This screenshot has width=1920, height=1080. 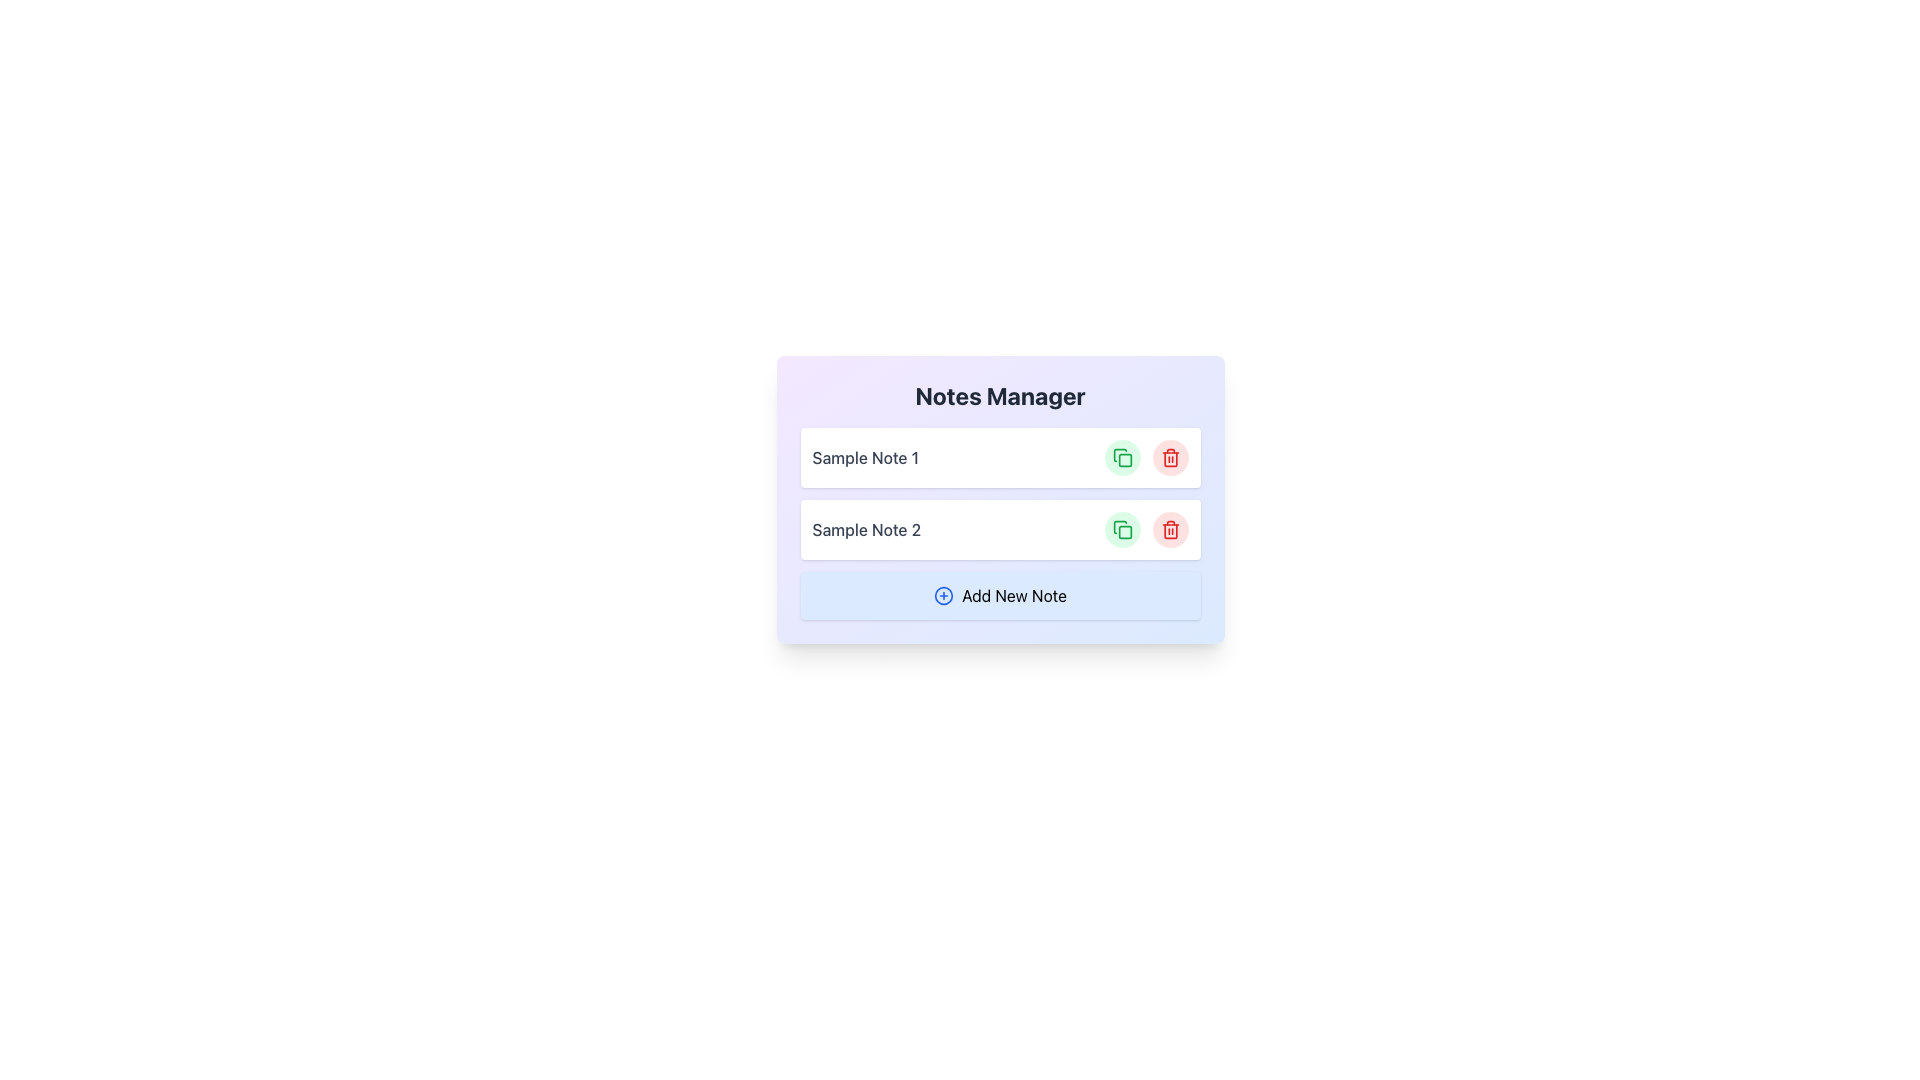 I want to click on the green curved line of the SVG icon that is part of the stacked document, positioned to the right of the text label 'Sample Note 2', so click(x=1118, y=455).